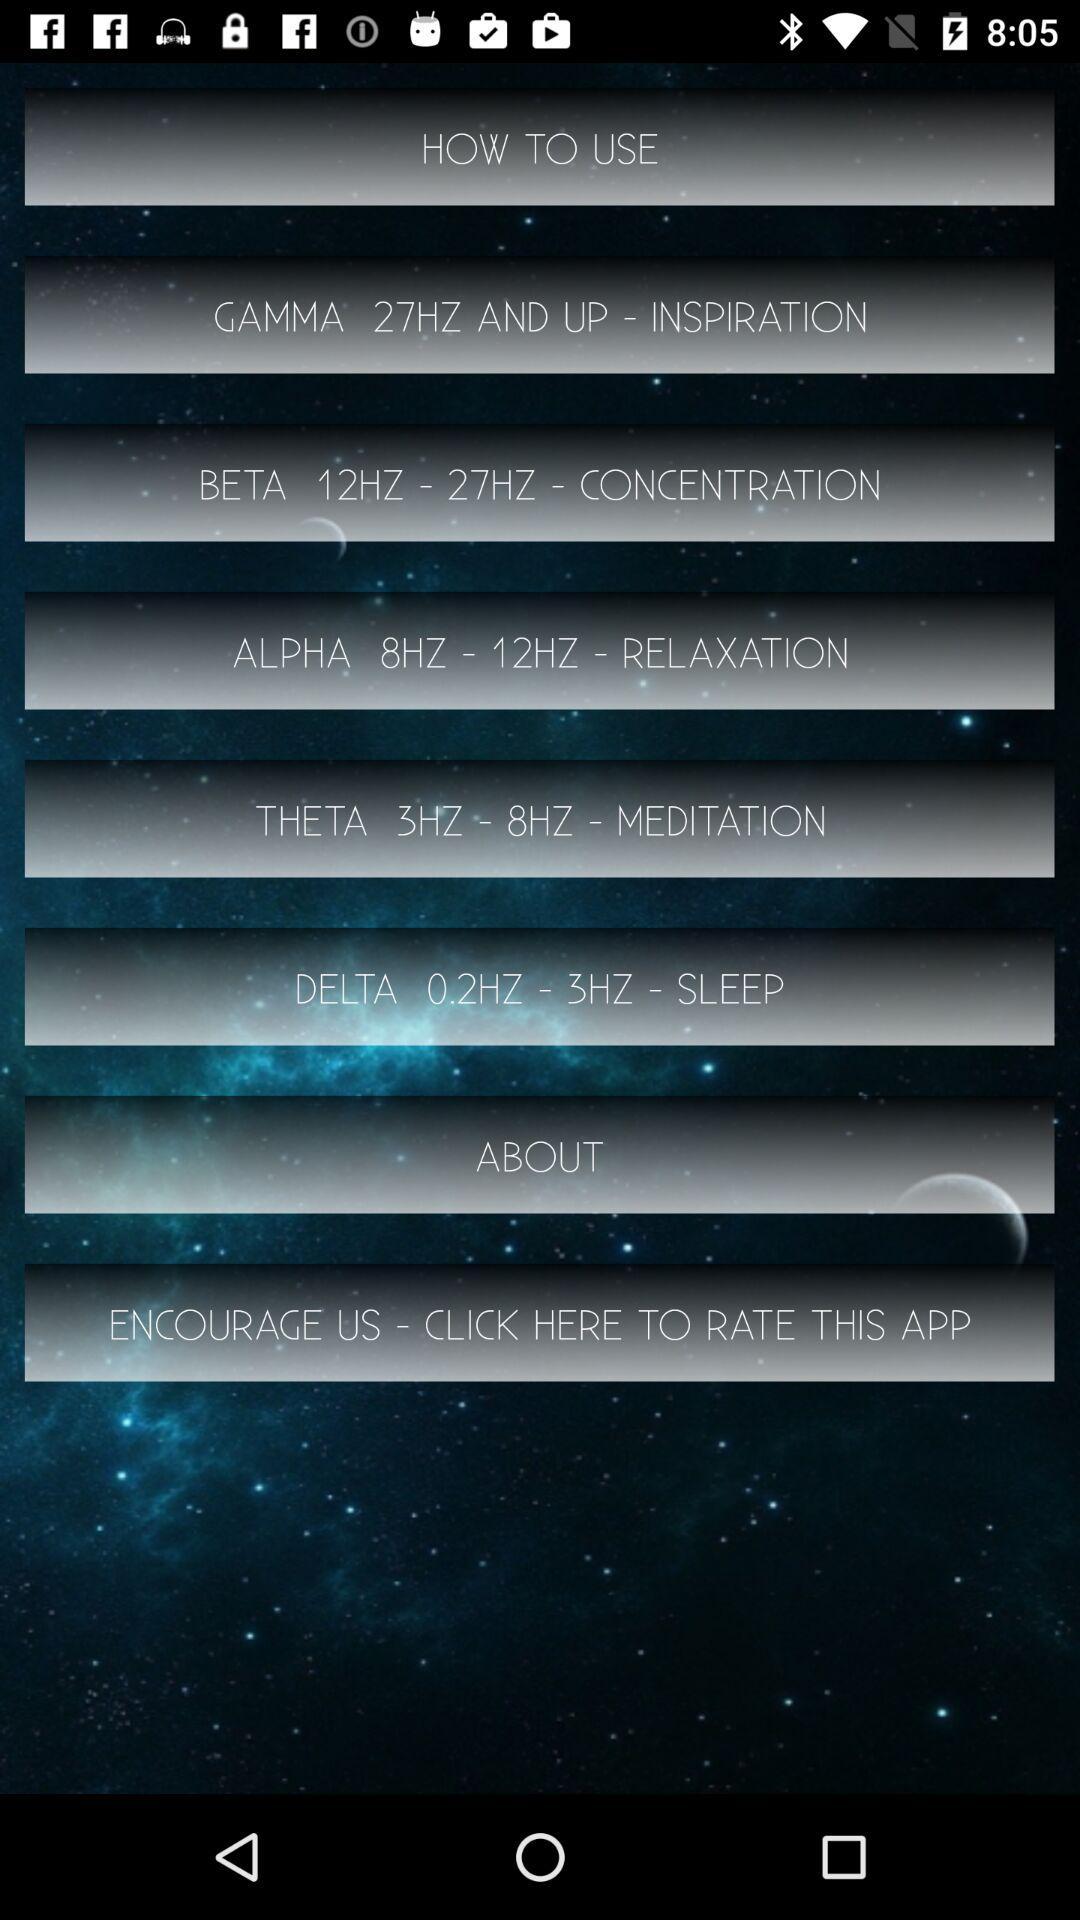 The height and width of the screenshot is (1920, 1080). What do you see at coordinates (540, 651) in the screenshot?
I see `button below beta 12hz 27hz item` at bounding box center [540, 651].